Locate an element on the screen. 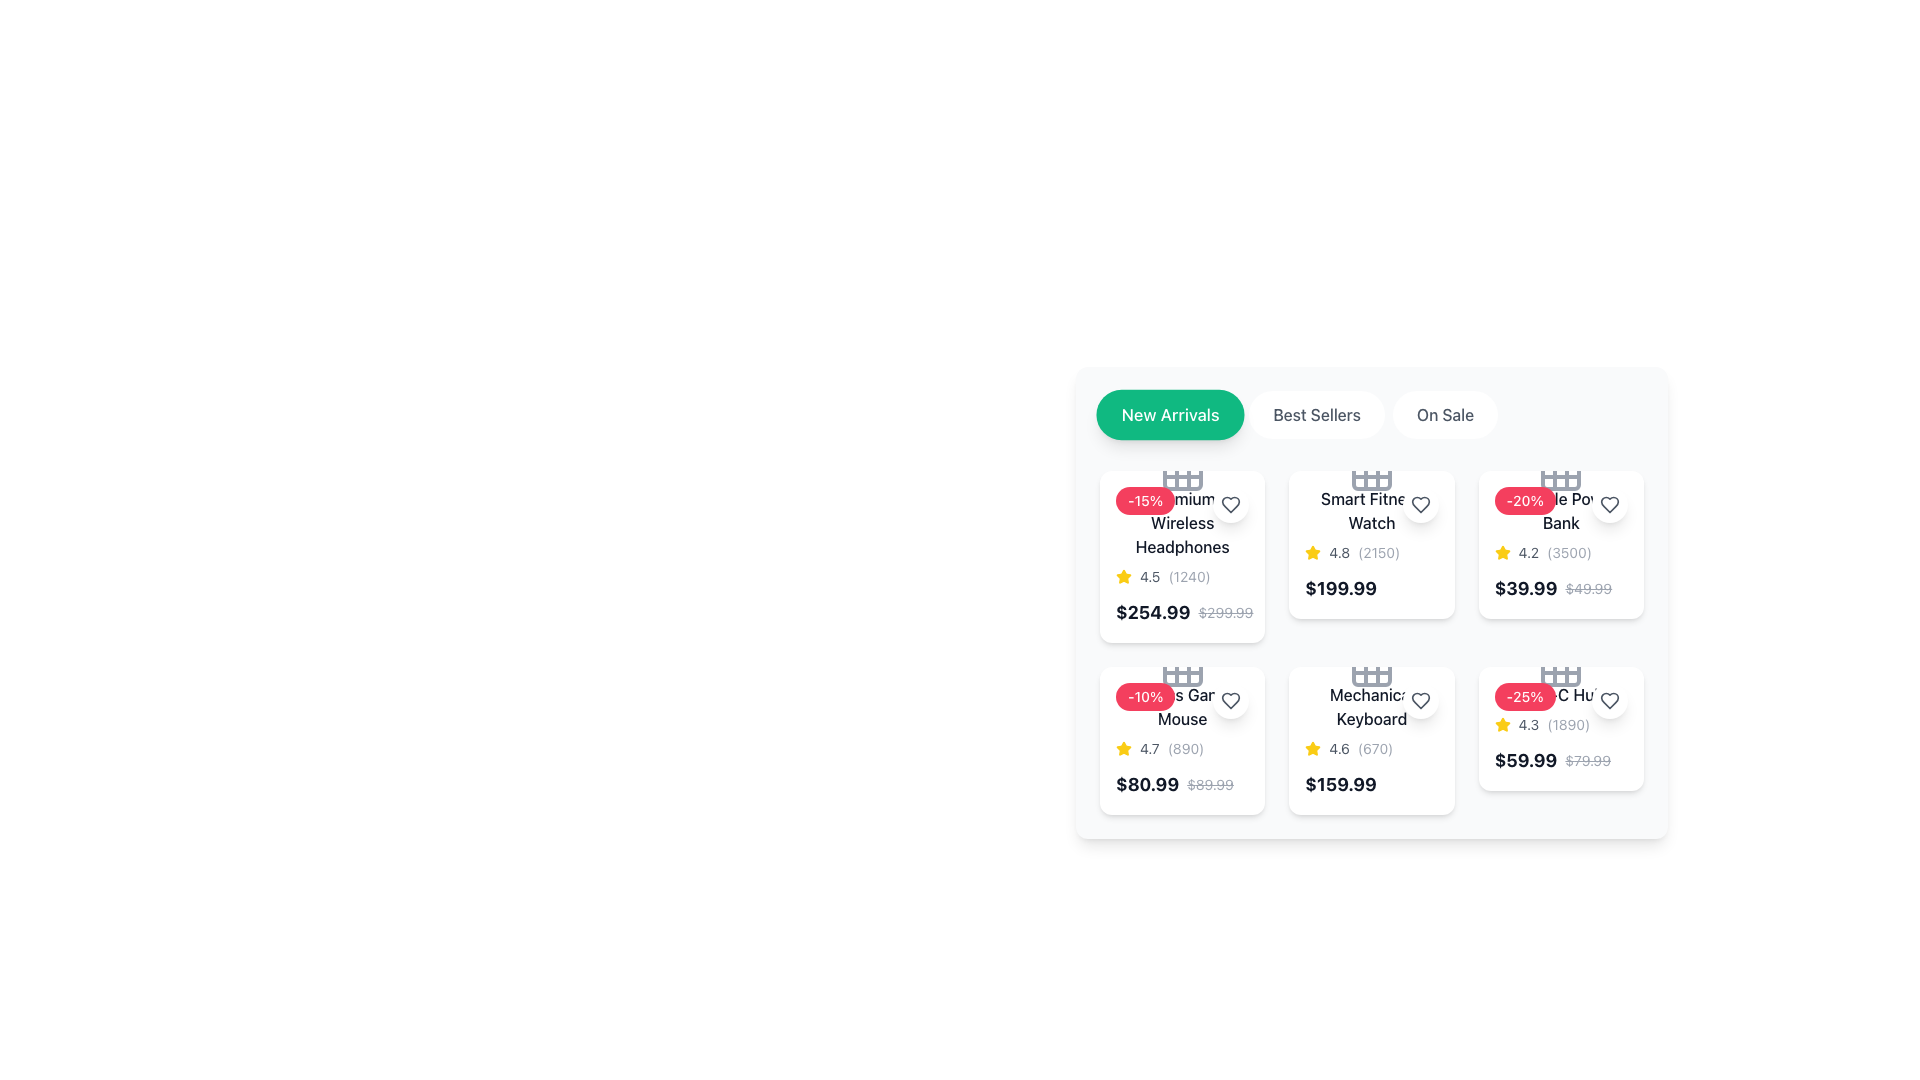  the rating display element that includes a yellow star icon and the text '4.2' with '(3500)' indicating the number of ratings, located below the 'Portable Power Bank' item's title is located at coordinates (1560, 552).